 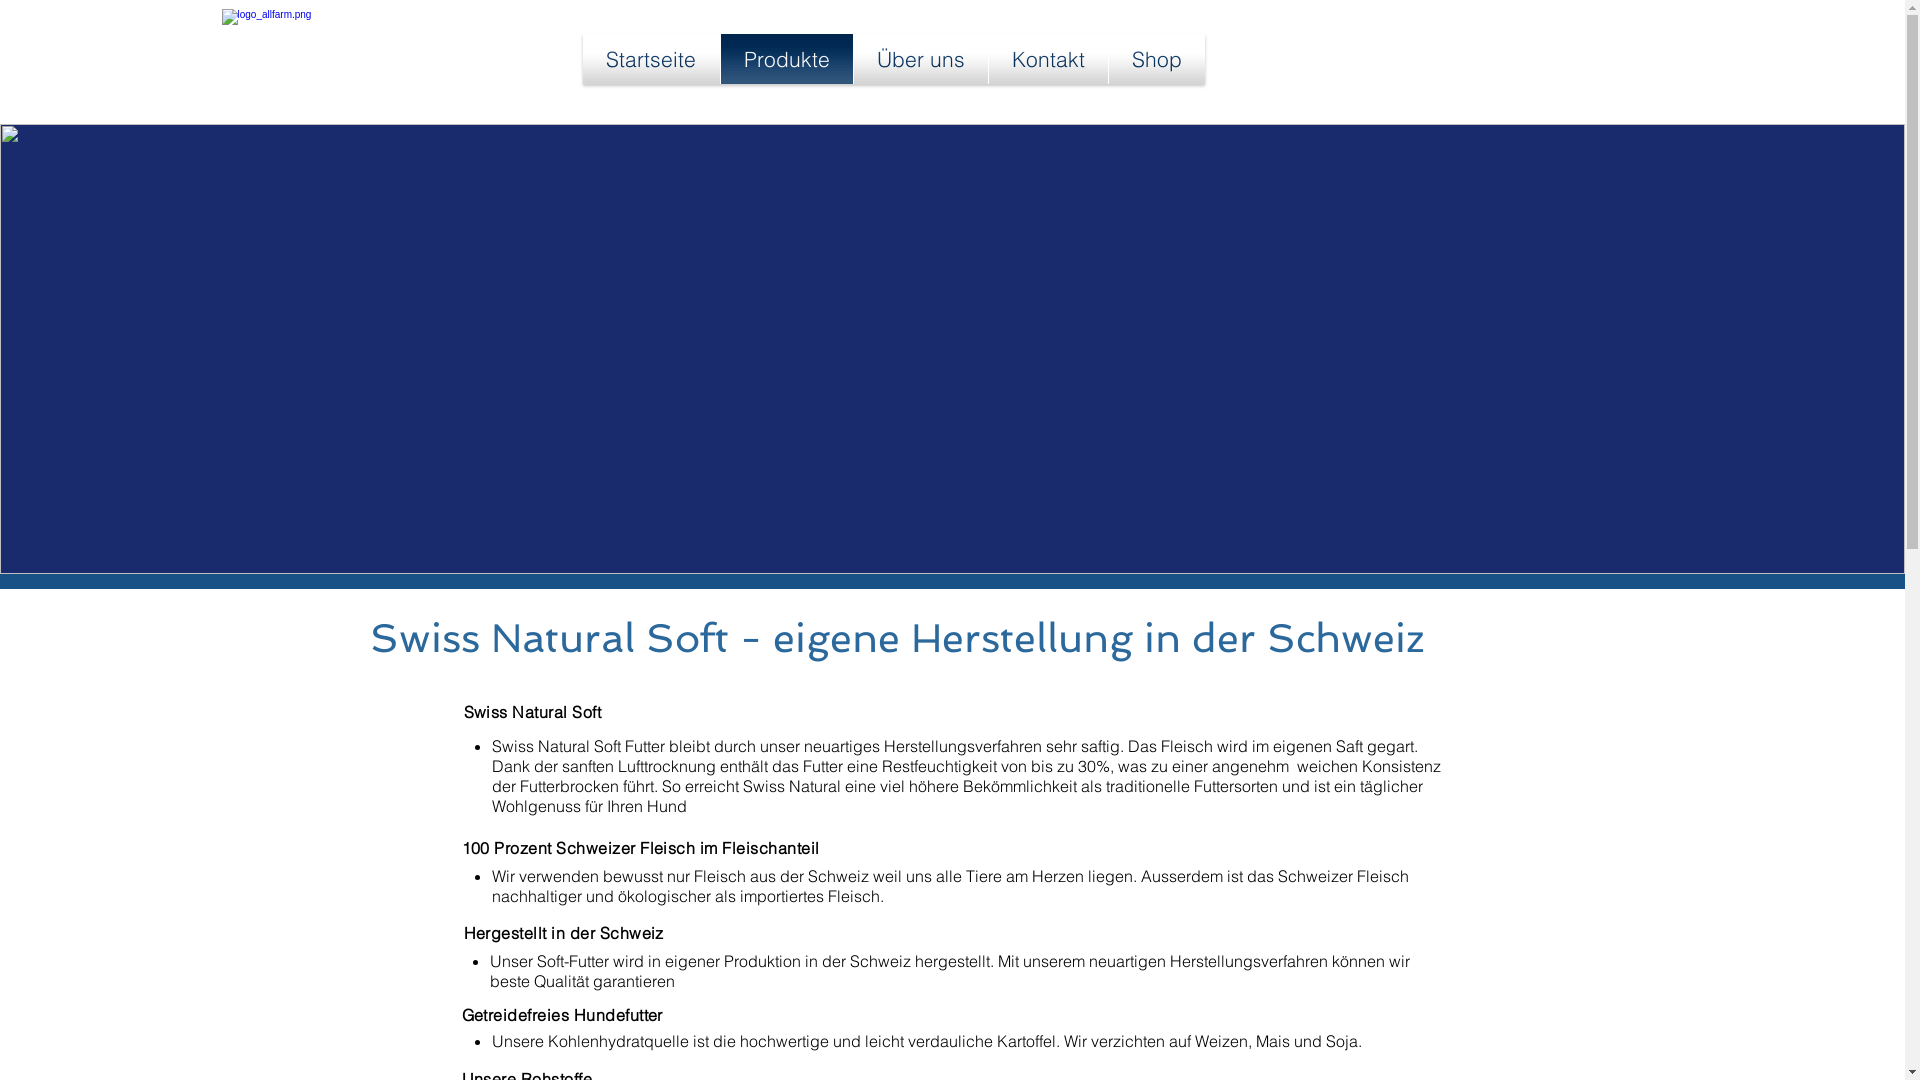 I want to click on 'Shop', so click(x=1156, y=57).